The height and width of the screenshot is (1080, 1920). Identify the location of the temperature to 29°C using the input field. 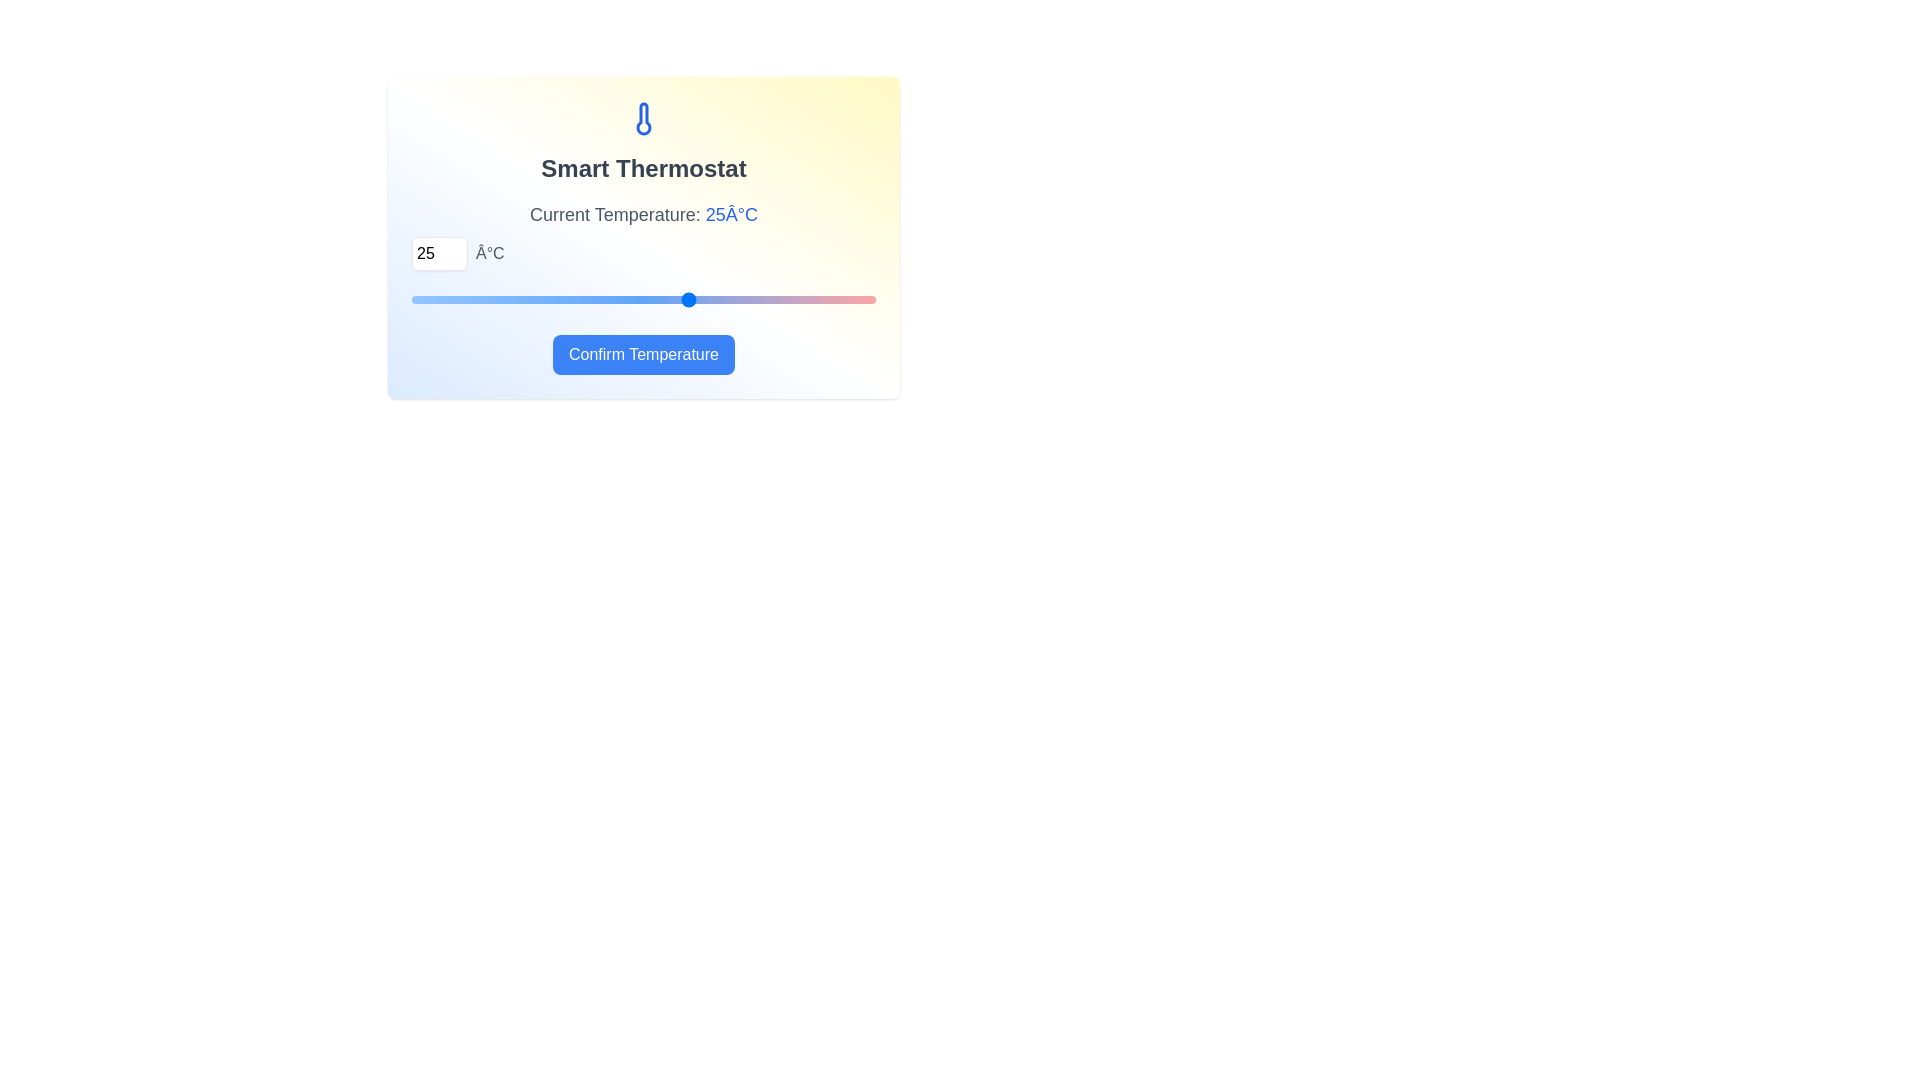
(439, 253).